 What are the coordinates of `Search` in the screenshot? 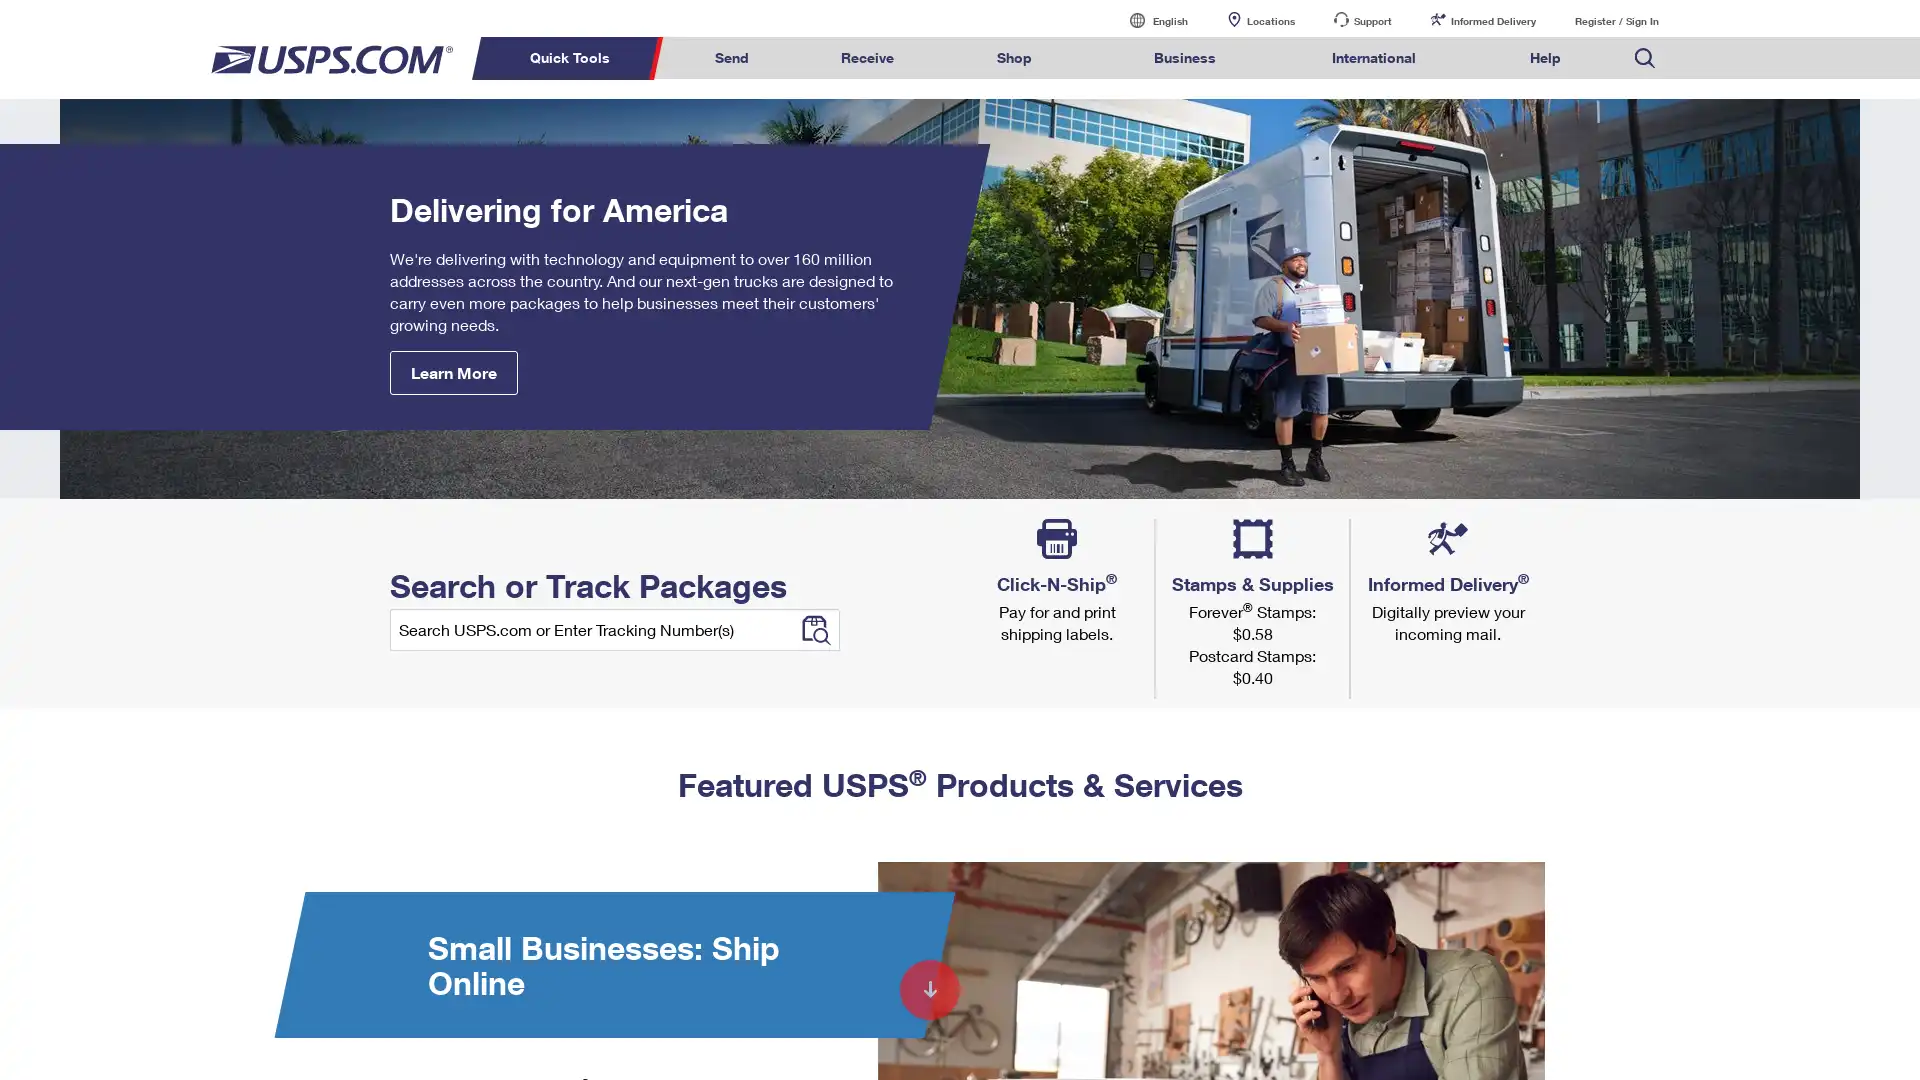 It's located at (1386, 504).